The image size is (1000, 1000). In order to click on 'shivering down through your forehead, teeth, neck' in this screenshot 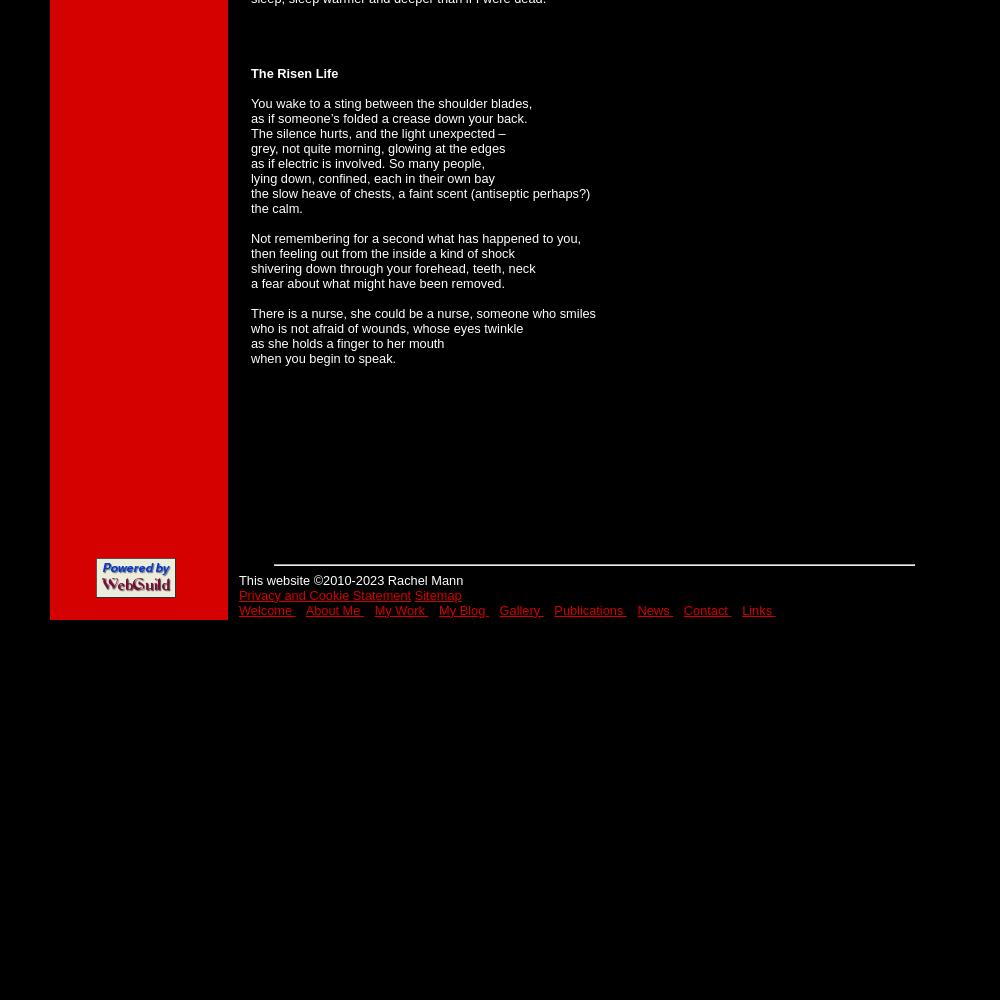, I will do `click(393, 267)`.